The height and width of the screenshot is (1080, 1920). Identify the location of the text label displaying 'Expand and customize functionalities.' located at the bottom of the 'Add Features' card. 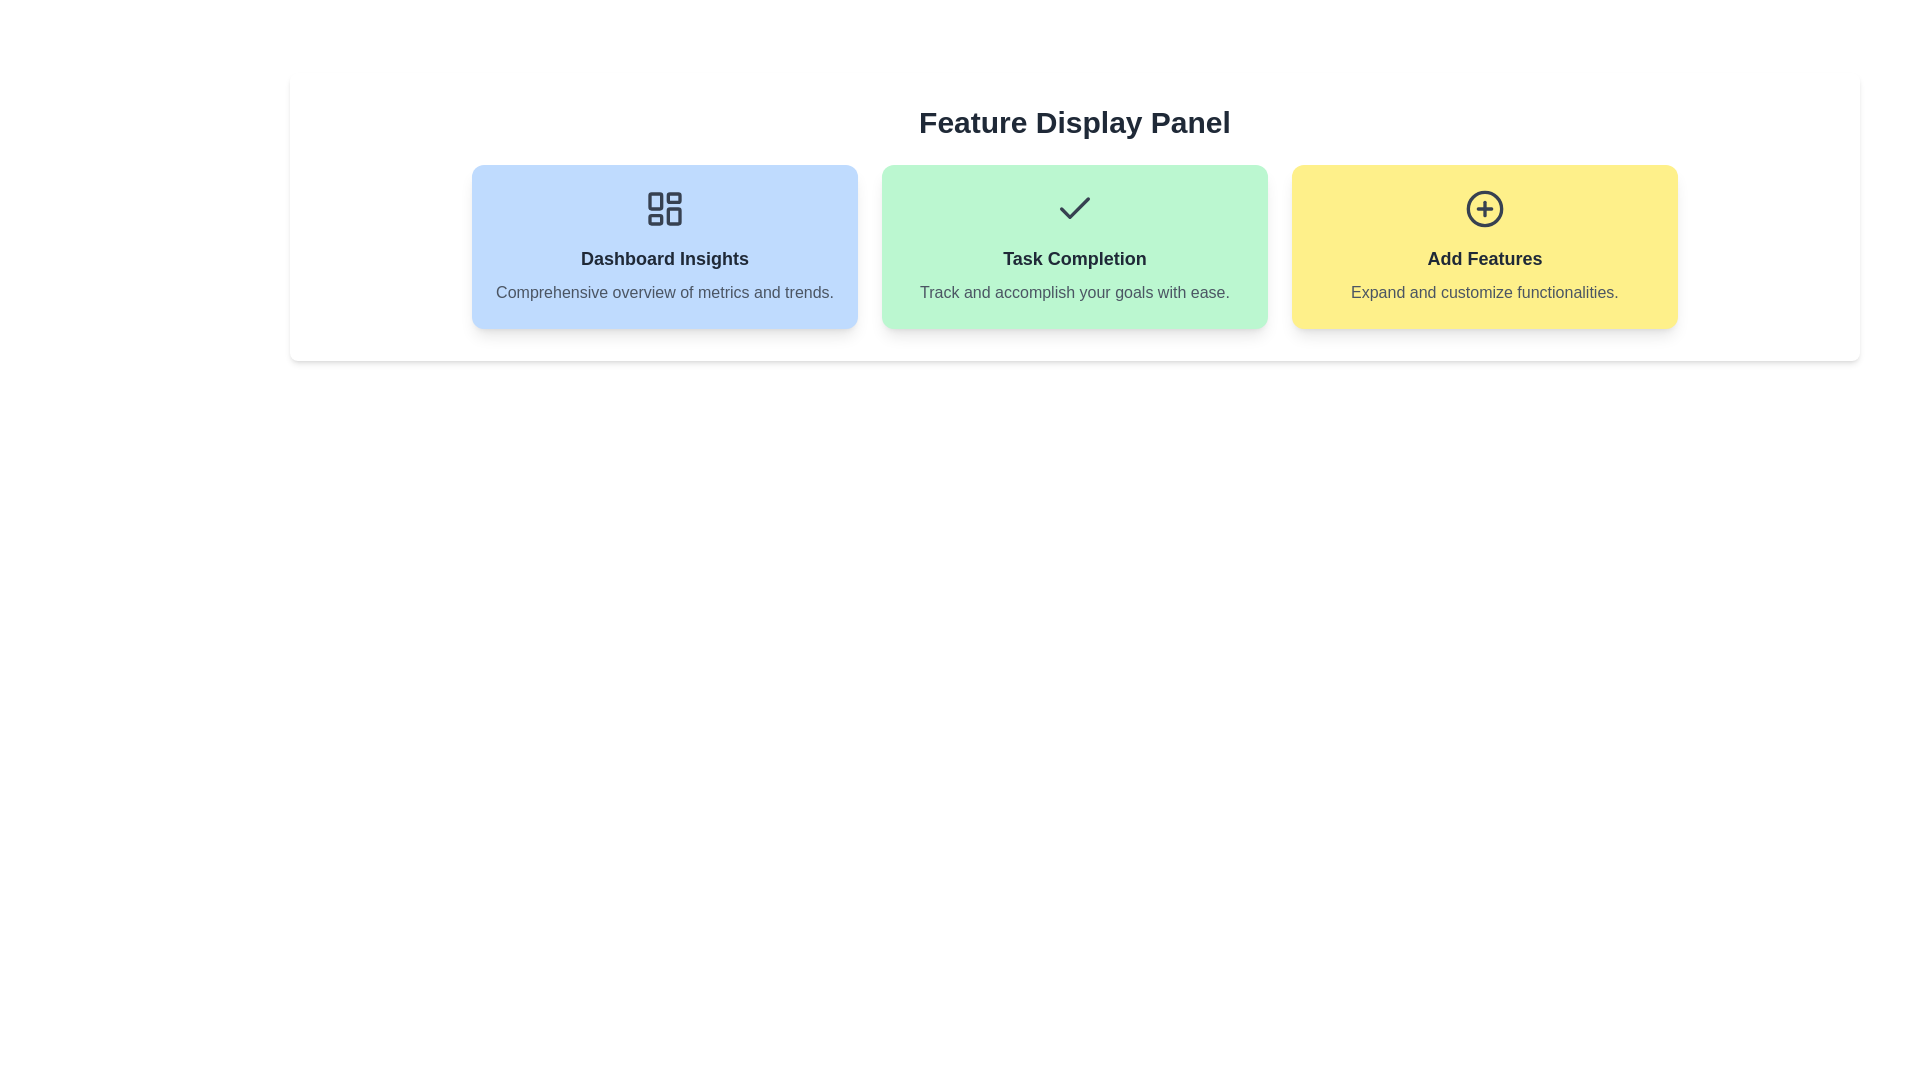
(1484, 293).